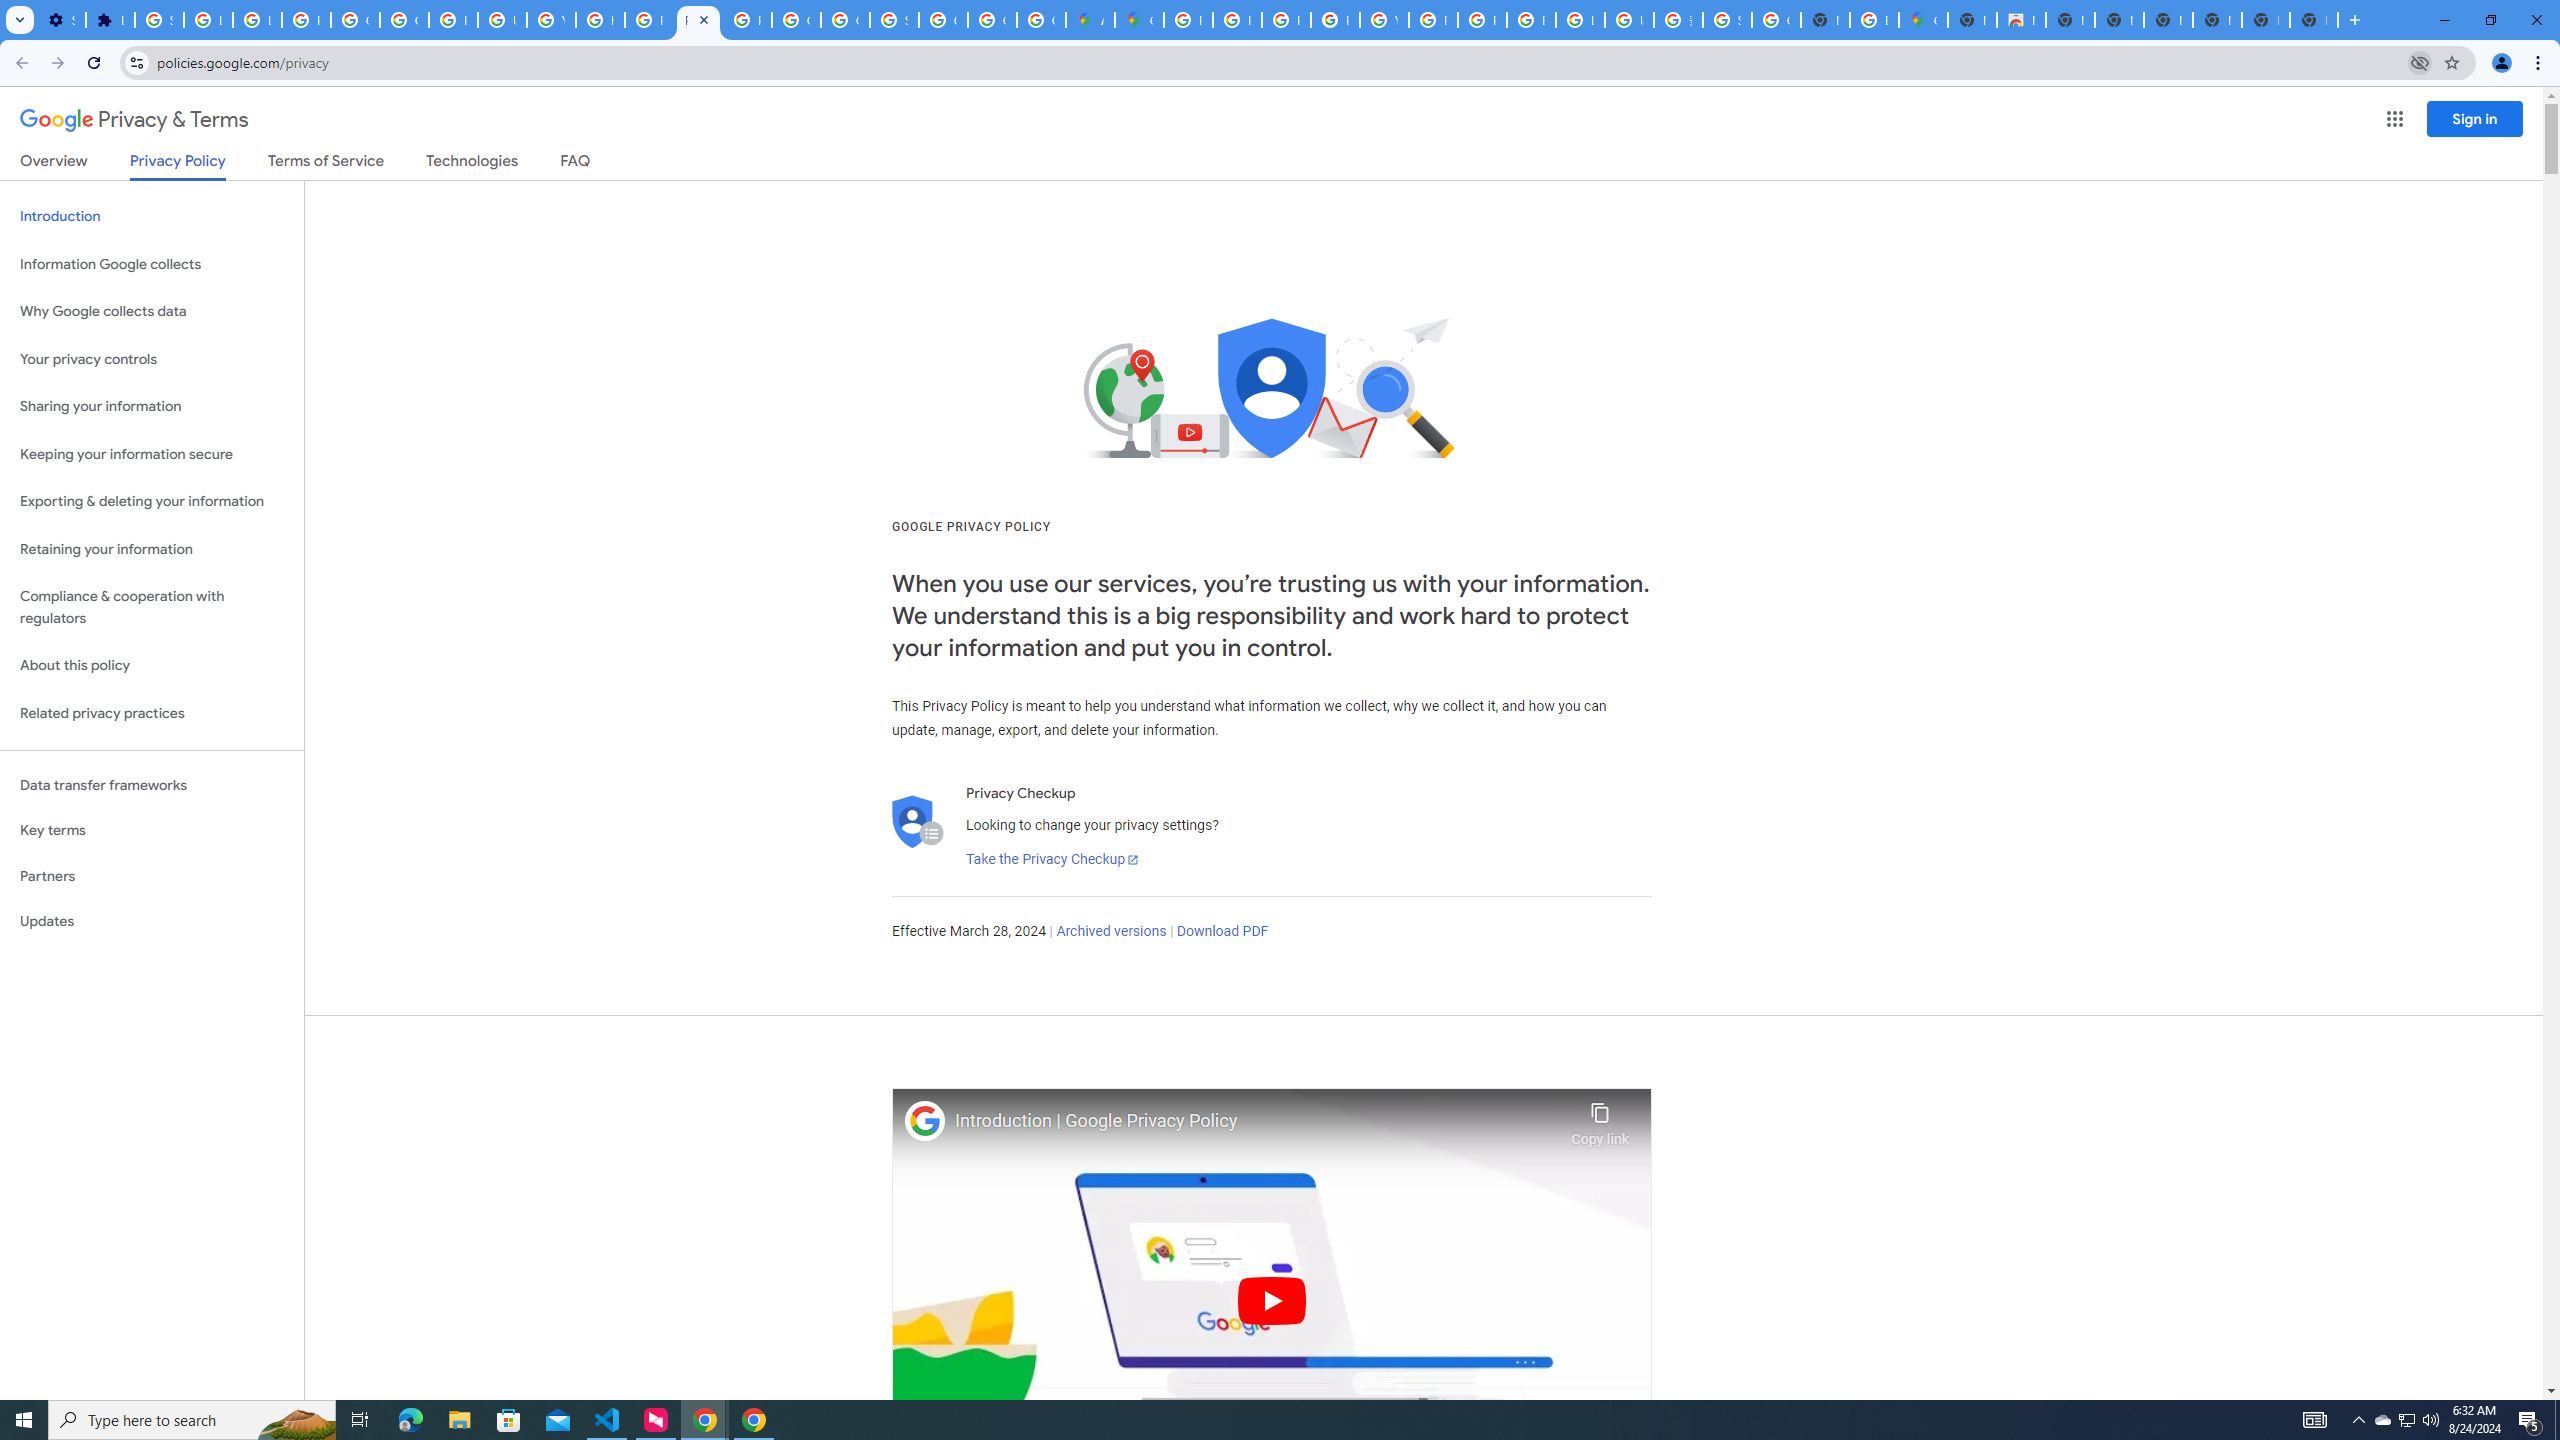  I want to click on 'Learn how to find your photos - Google Photos Help', so click(257, 19).